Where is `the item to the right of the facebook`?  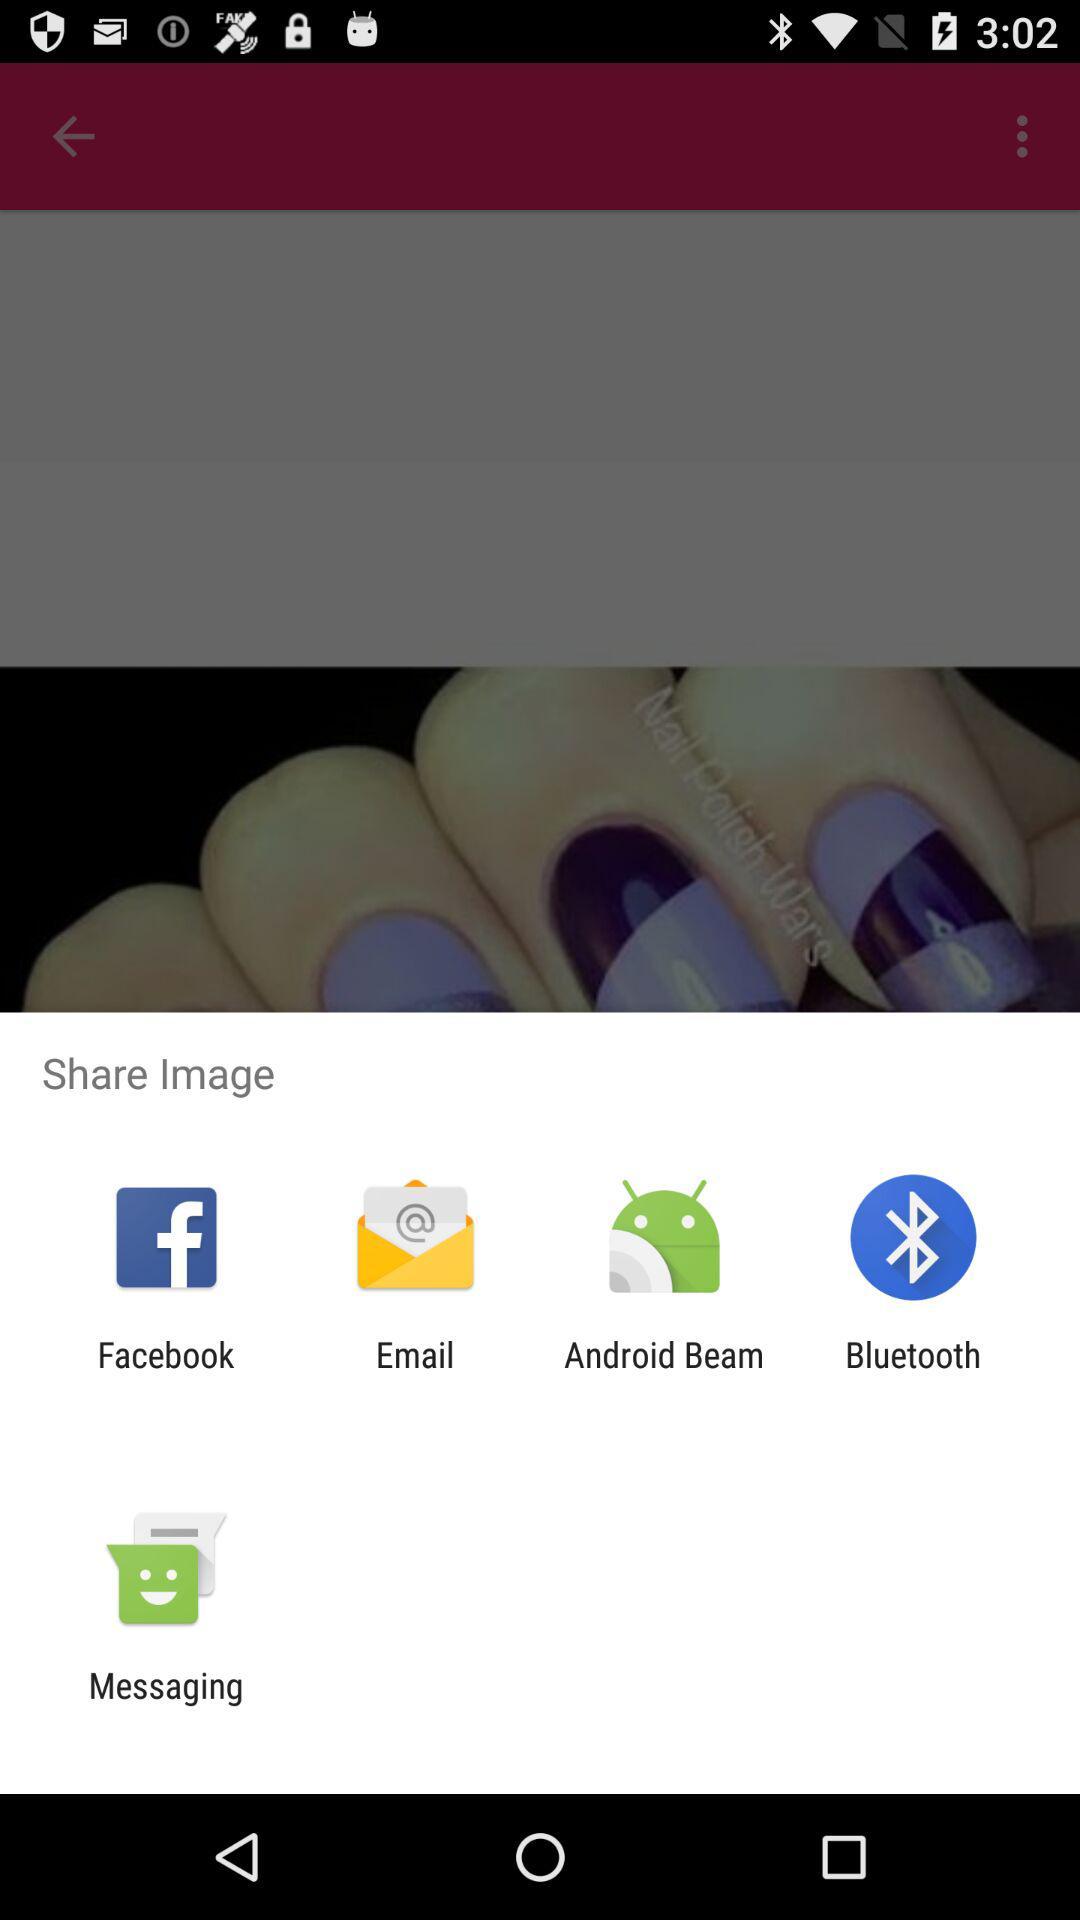
the item to the right of the facebook is located at coordinates (414, 1374).